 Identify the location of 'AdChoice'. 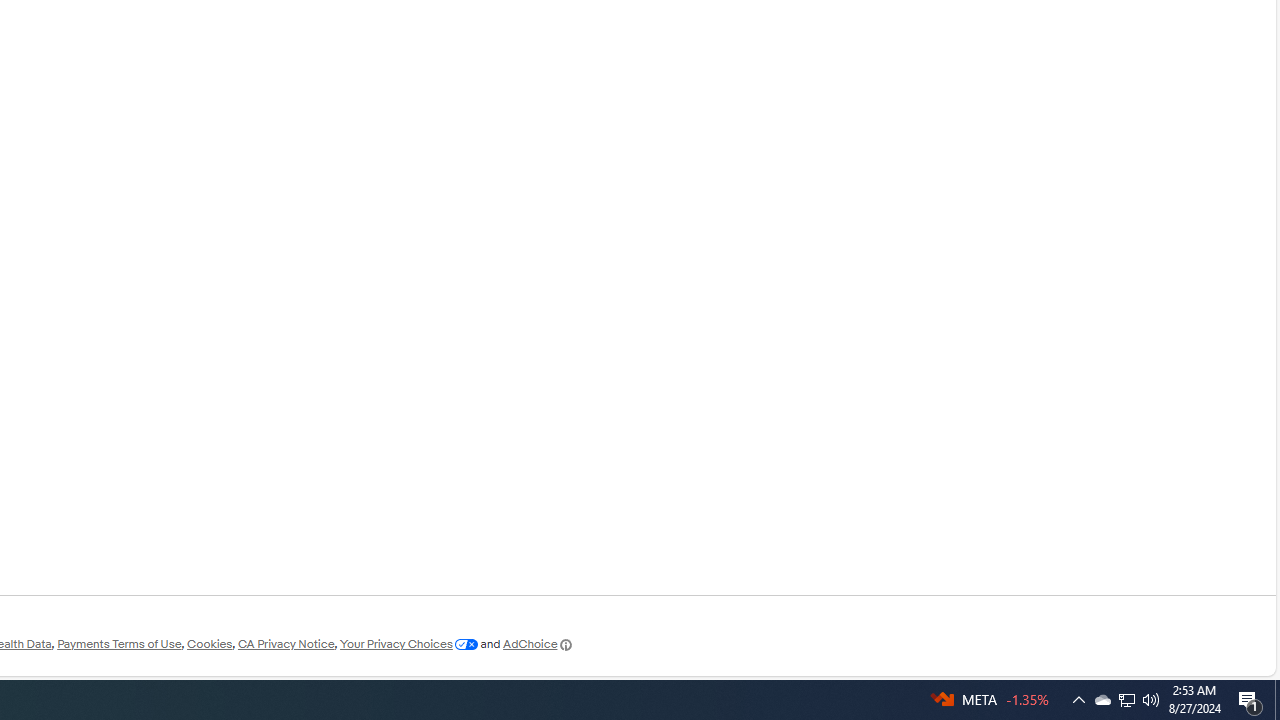
(538, 644).